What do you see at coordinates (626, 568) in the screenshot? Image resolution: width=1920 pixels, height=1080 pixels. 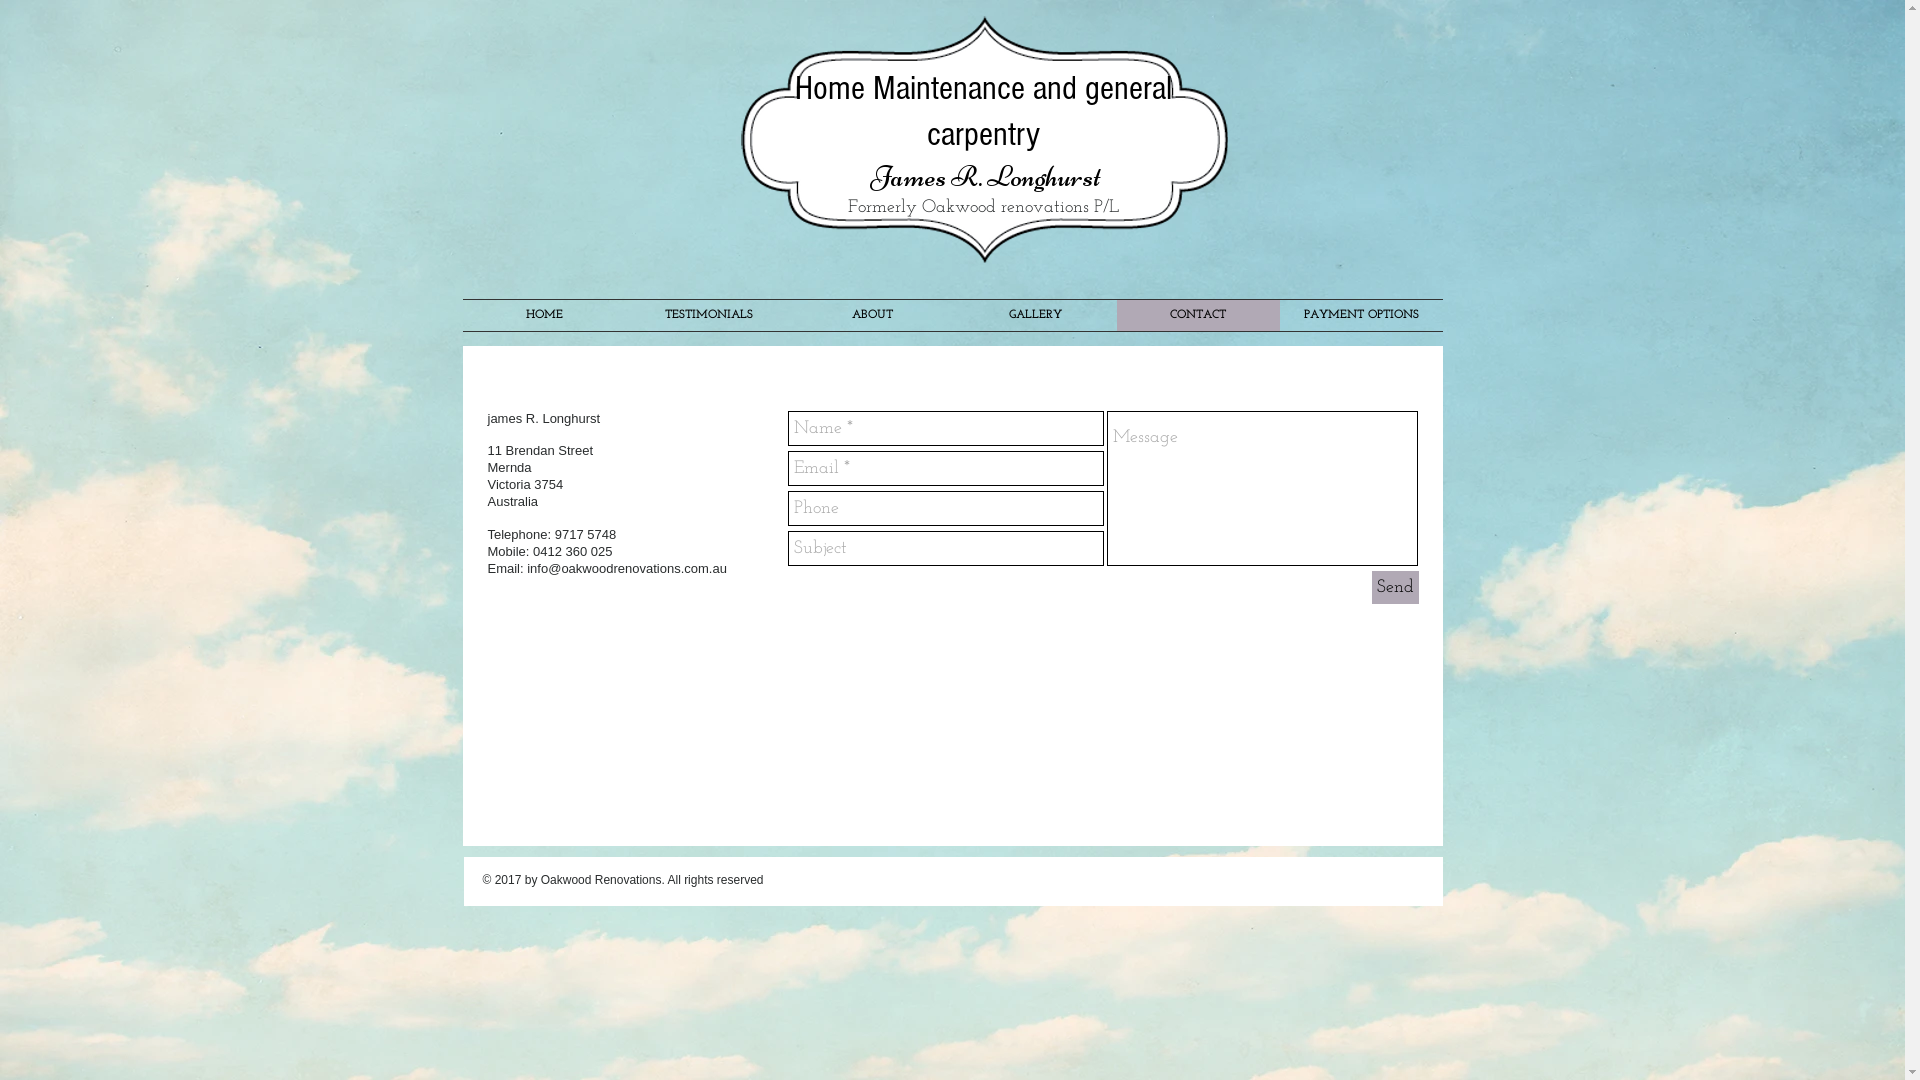 I see `'info@oakwoodrenovations.com.au'` at bounding box center [626, 568].